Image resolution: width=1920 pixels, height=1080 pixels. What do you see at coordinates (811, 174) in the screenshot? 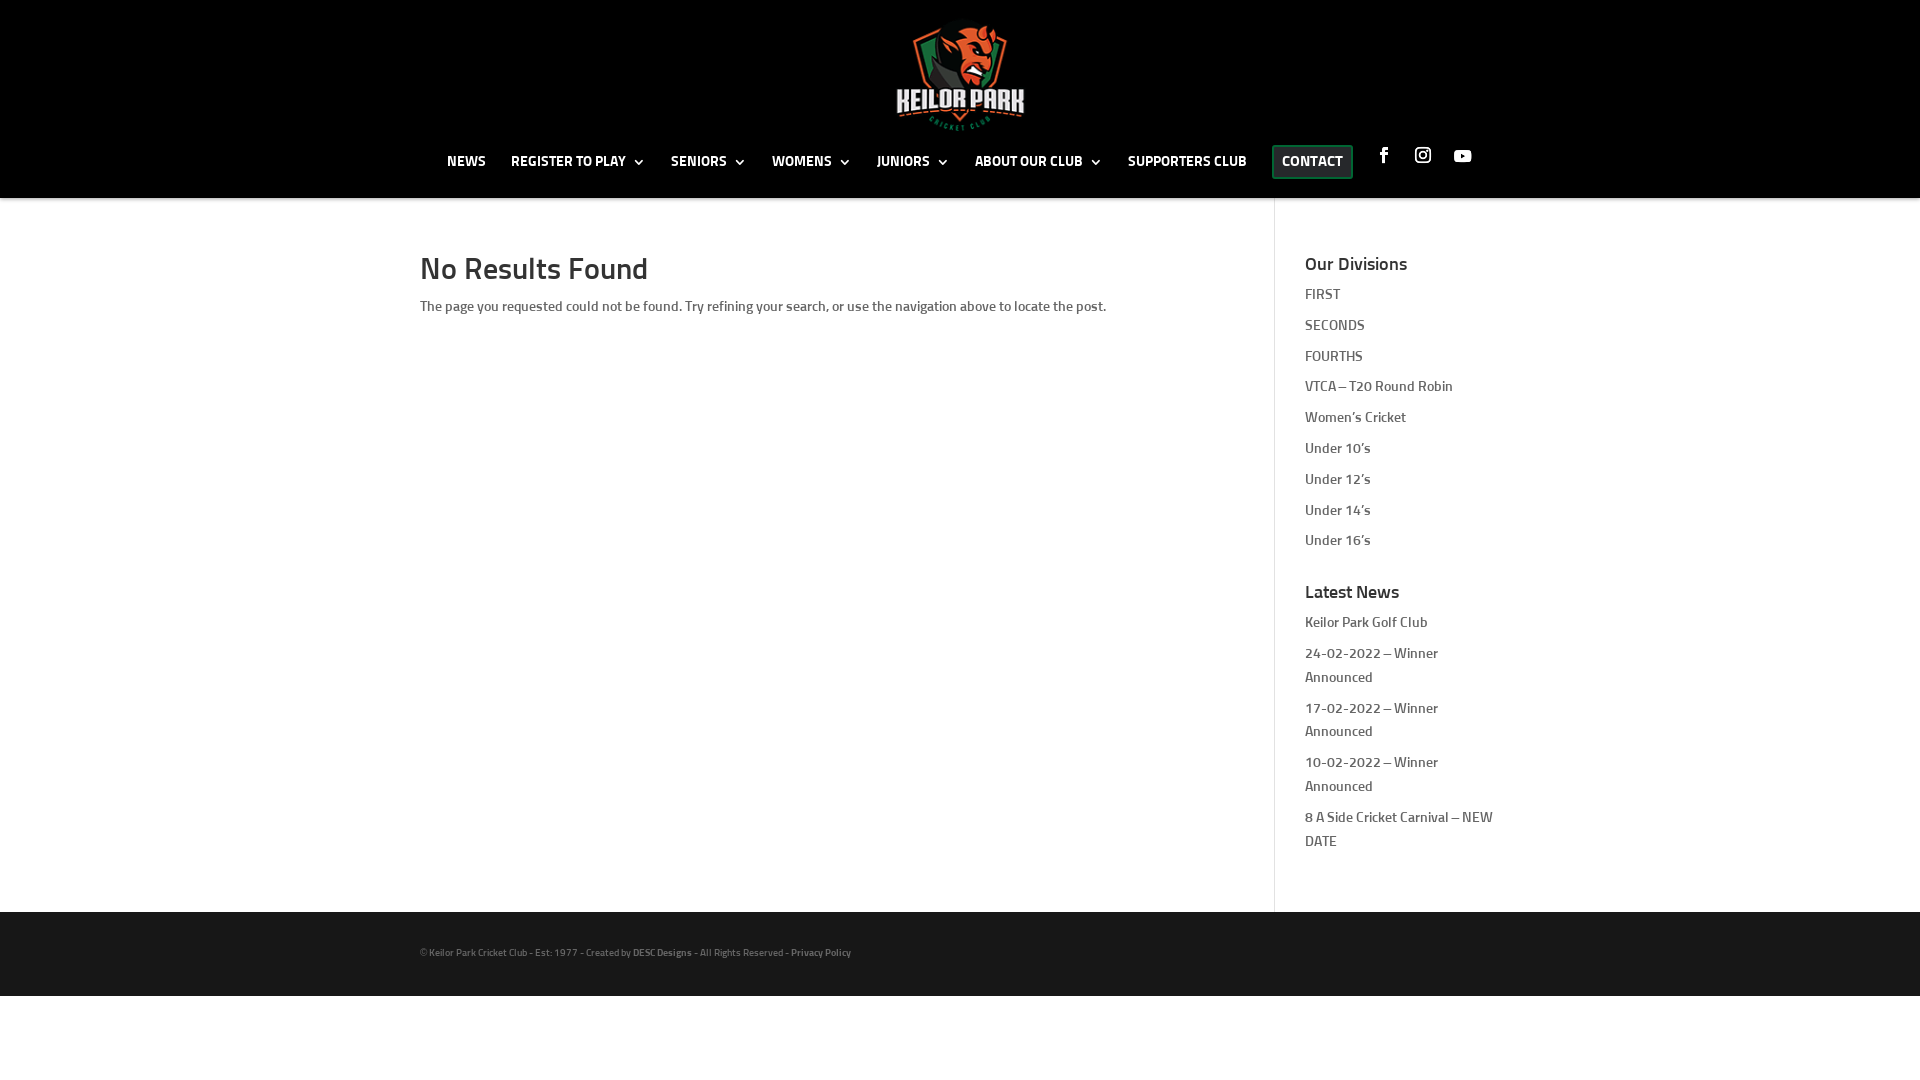
I see `'WOMENS'` at bounding box center [811, 174].